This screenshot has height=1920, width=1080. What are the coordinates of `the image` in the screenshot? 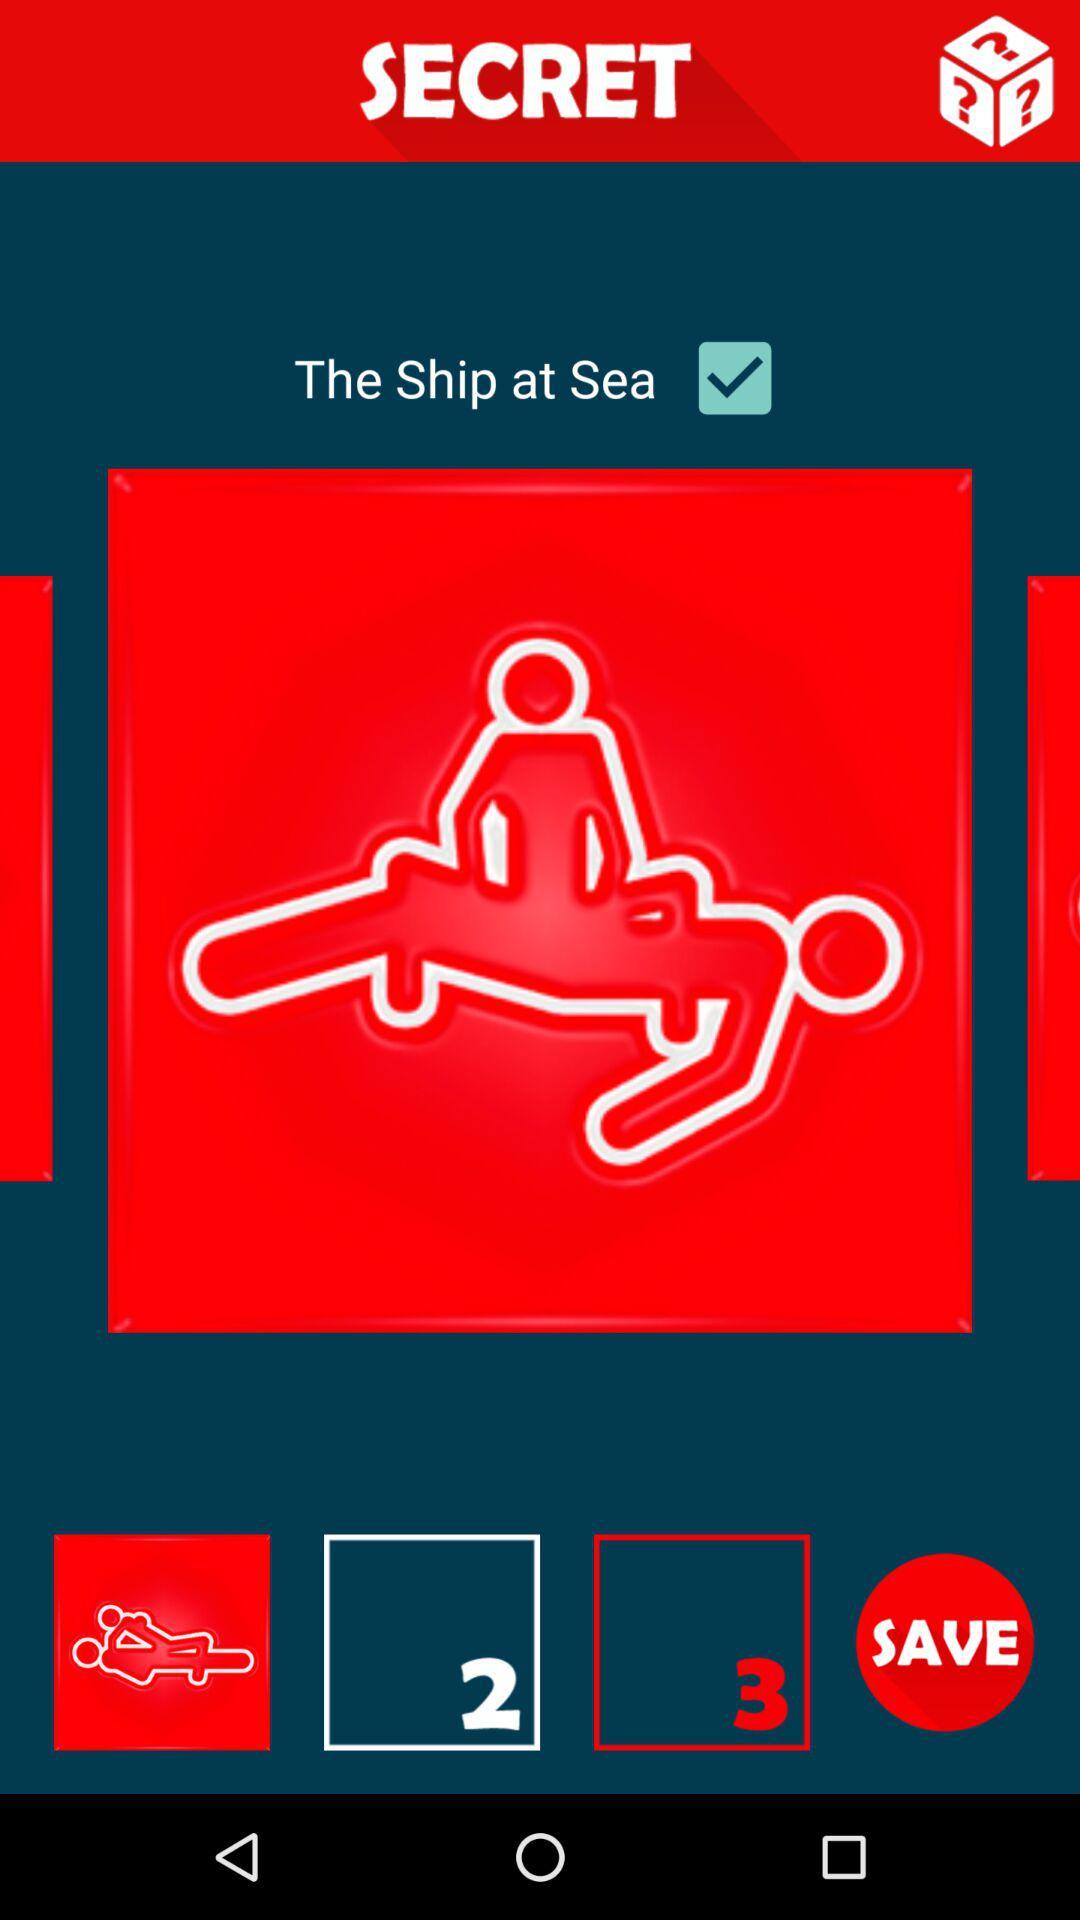 It's located at (701, 1642).